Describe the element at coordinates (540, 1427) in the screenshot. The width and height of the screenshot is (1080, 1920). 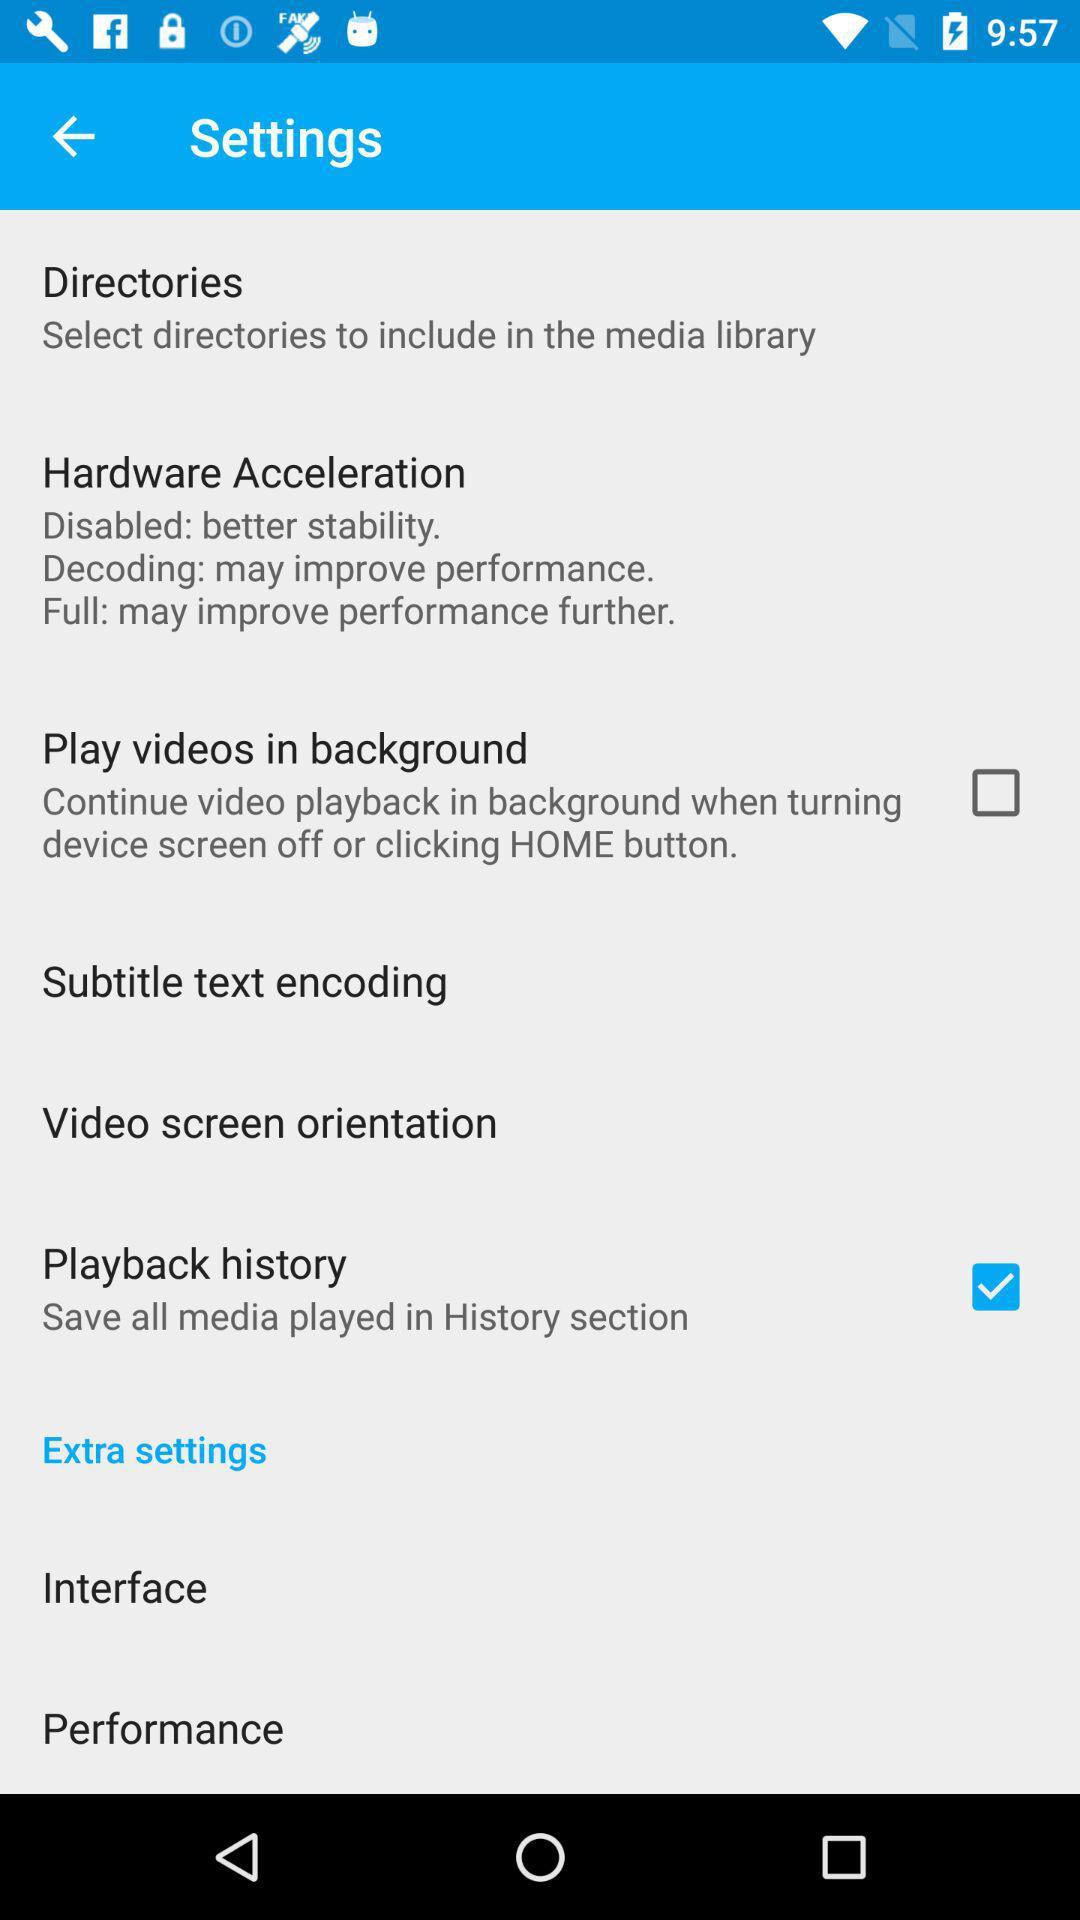
I see `extra settings icon` at that location.